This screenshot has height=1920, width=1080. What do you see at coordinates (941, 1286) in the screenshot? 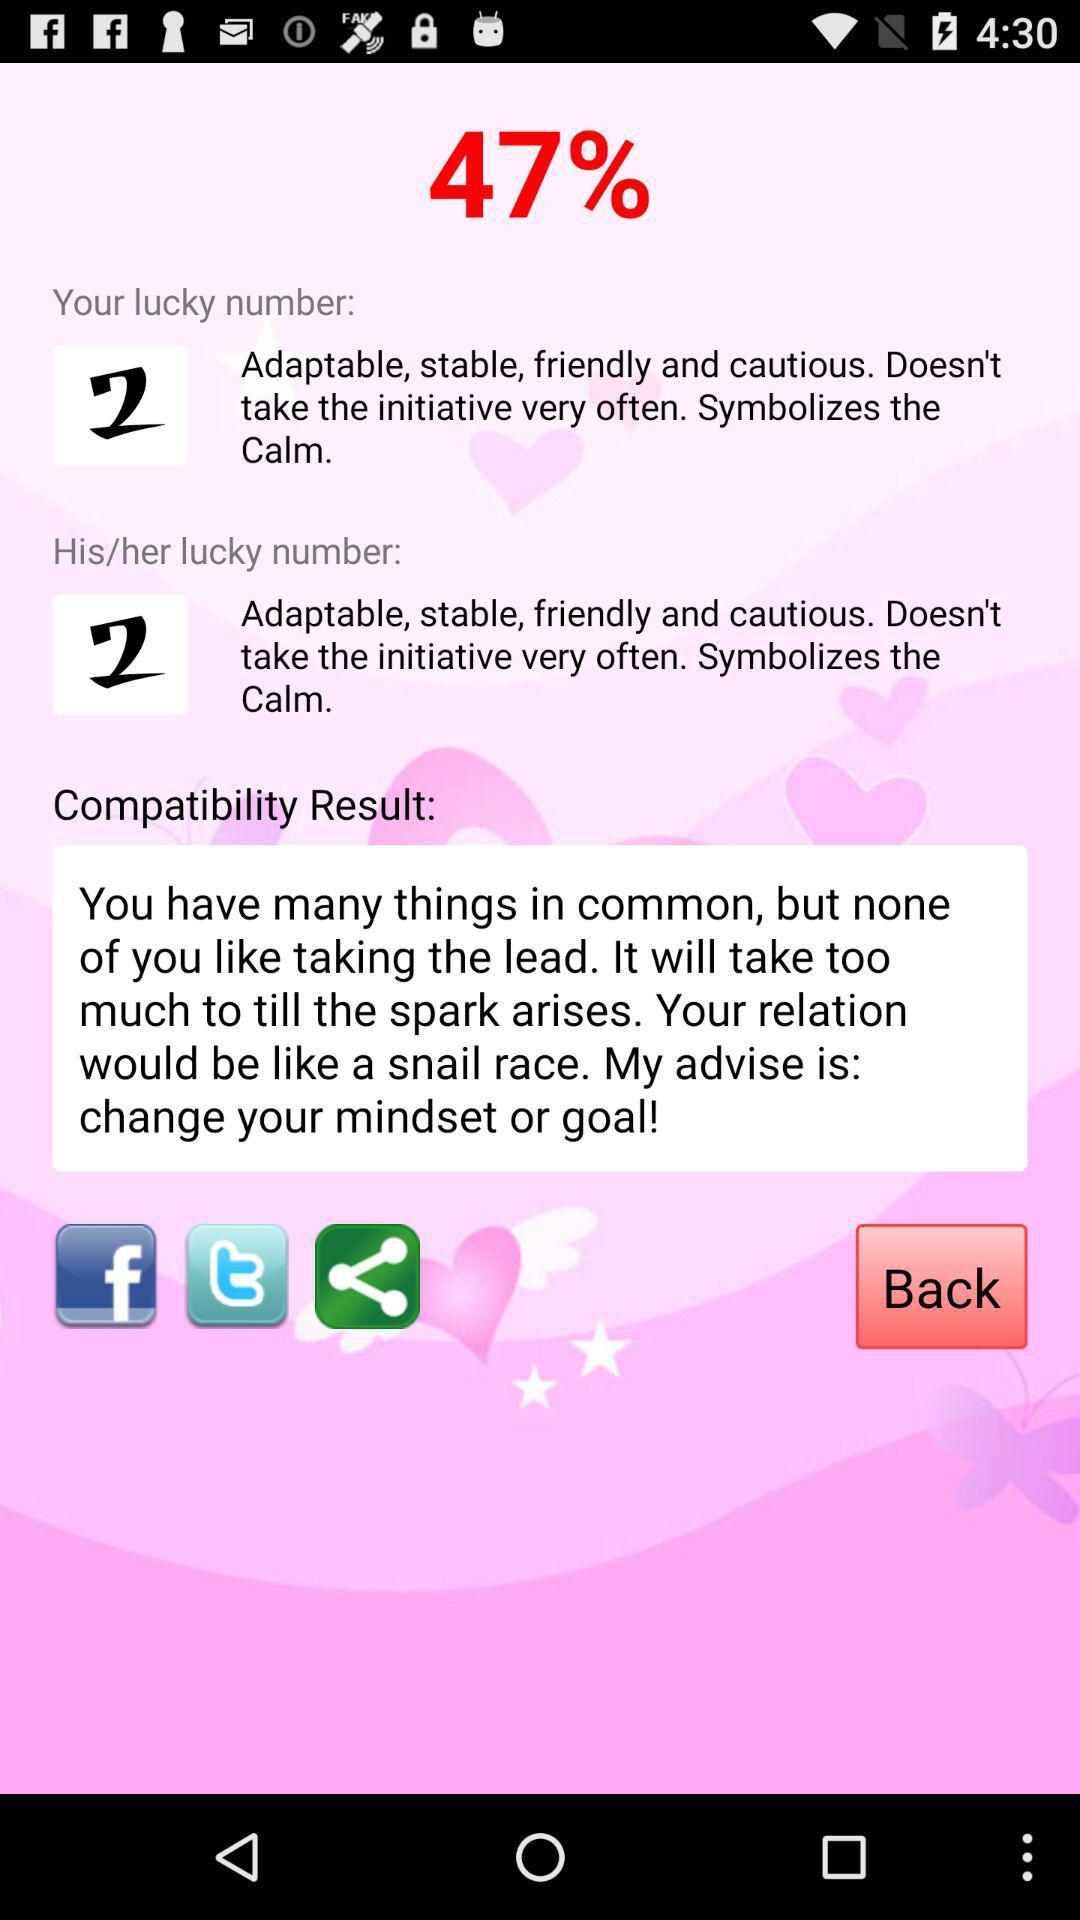
I see `button at the bottom right corner` at bounding box center [941, 1286].